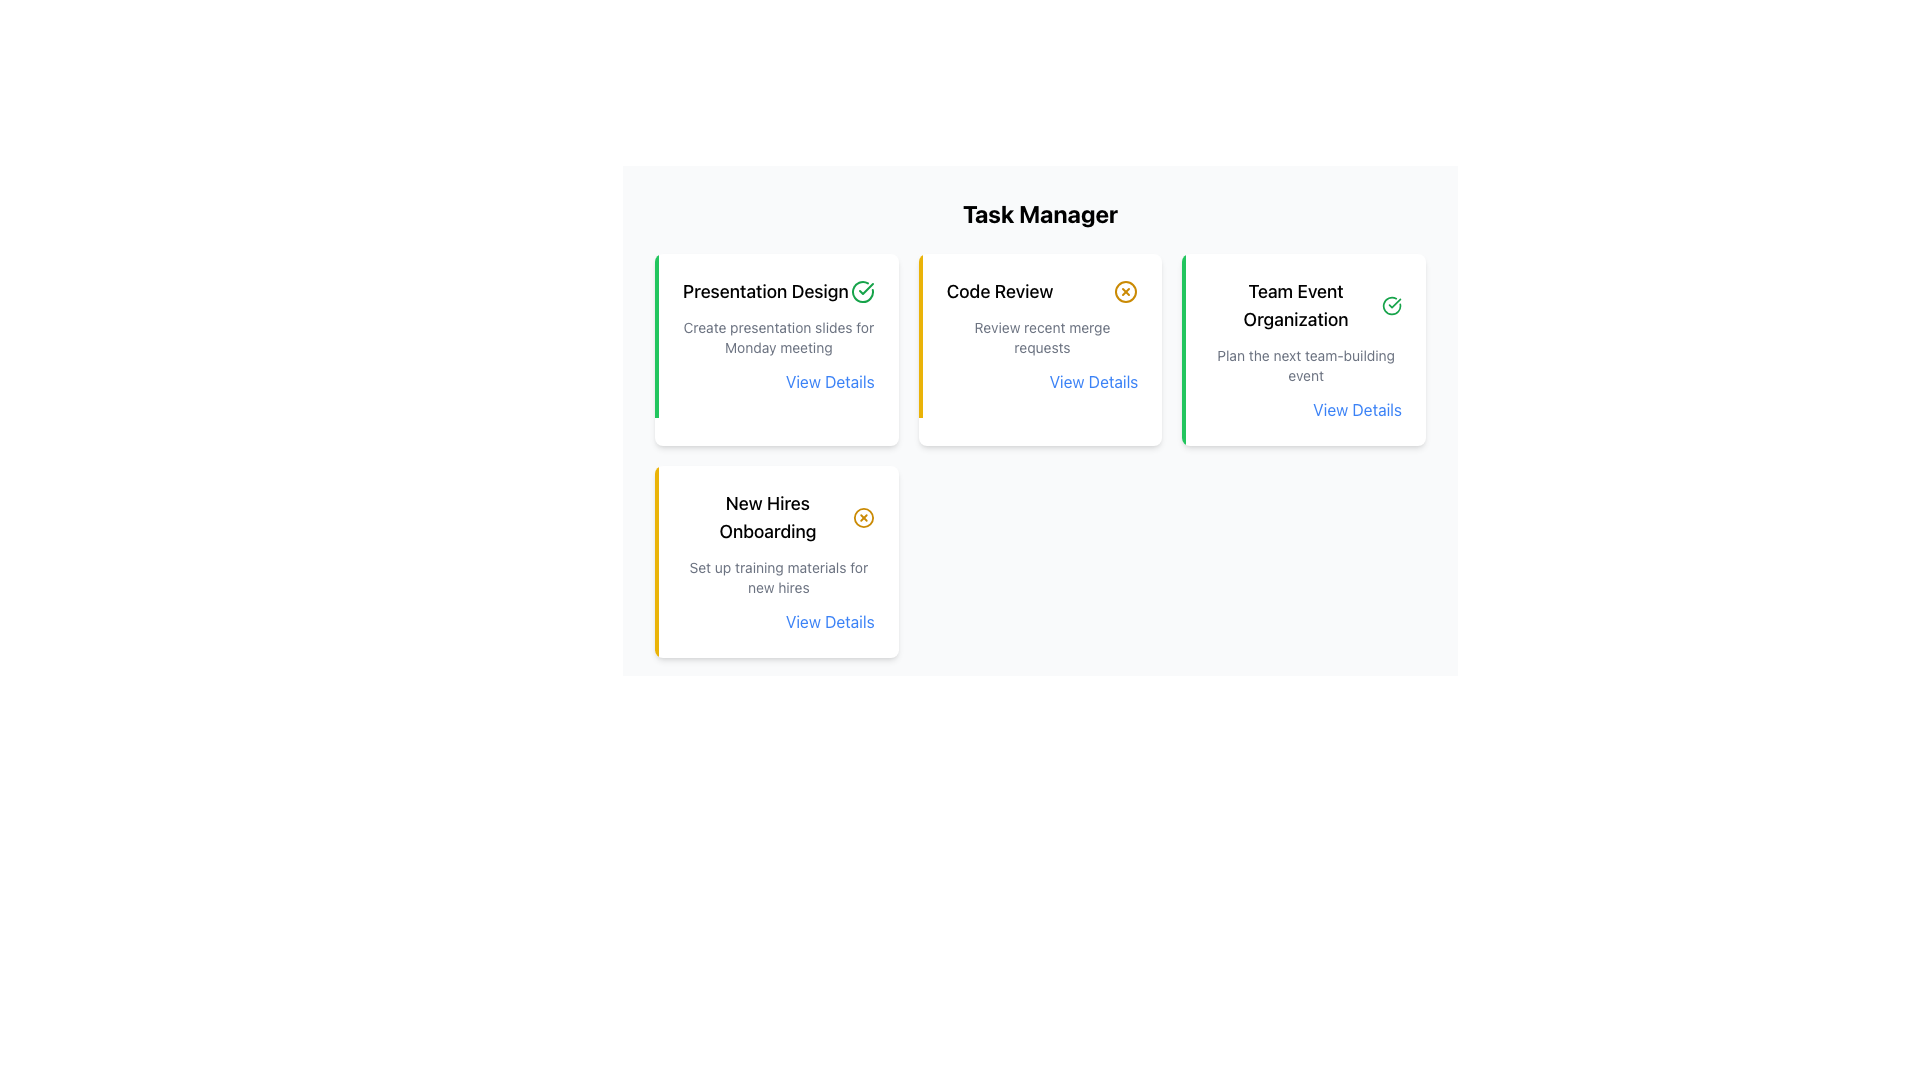  What do you see at coordinates (1126, 292) in the screenshot?
I see `the circular yellow 'close' icon with an 'X' symbol located to the right of the 'Code Review' title within its card` at bounding box center [1126, 292].